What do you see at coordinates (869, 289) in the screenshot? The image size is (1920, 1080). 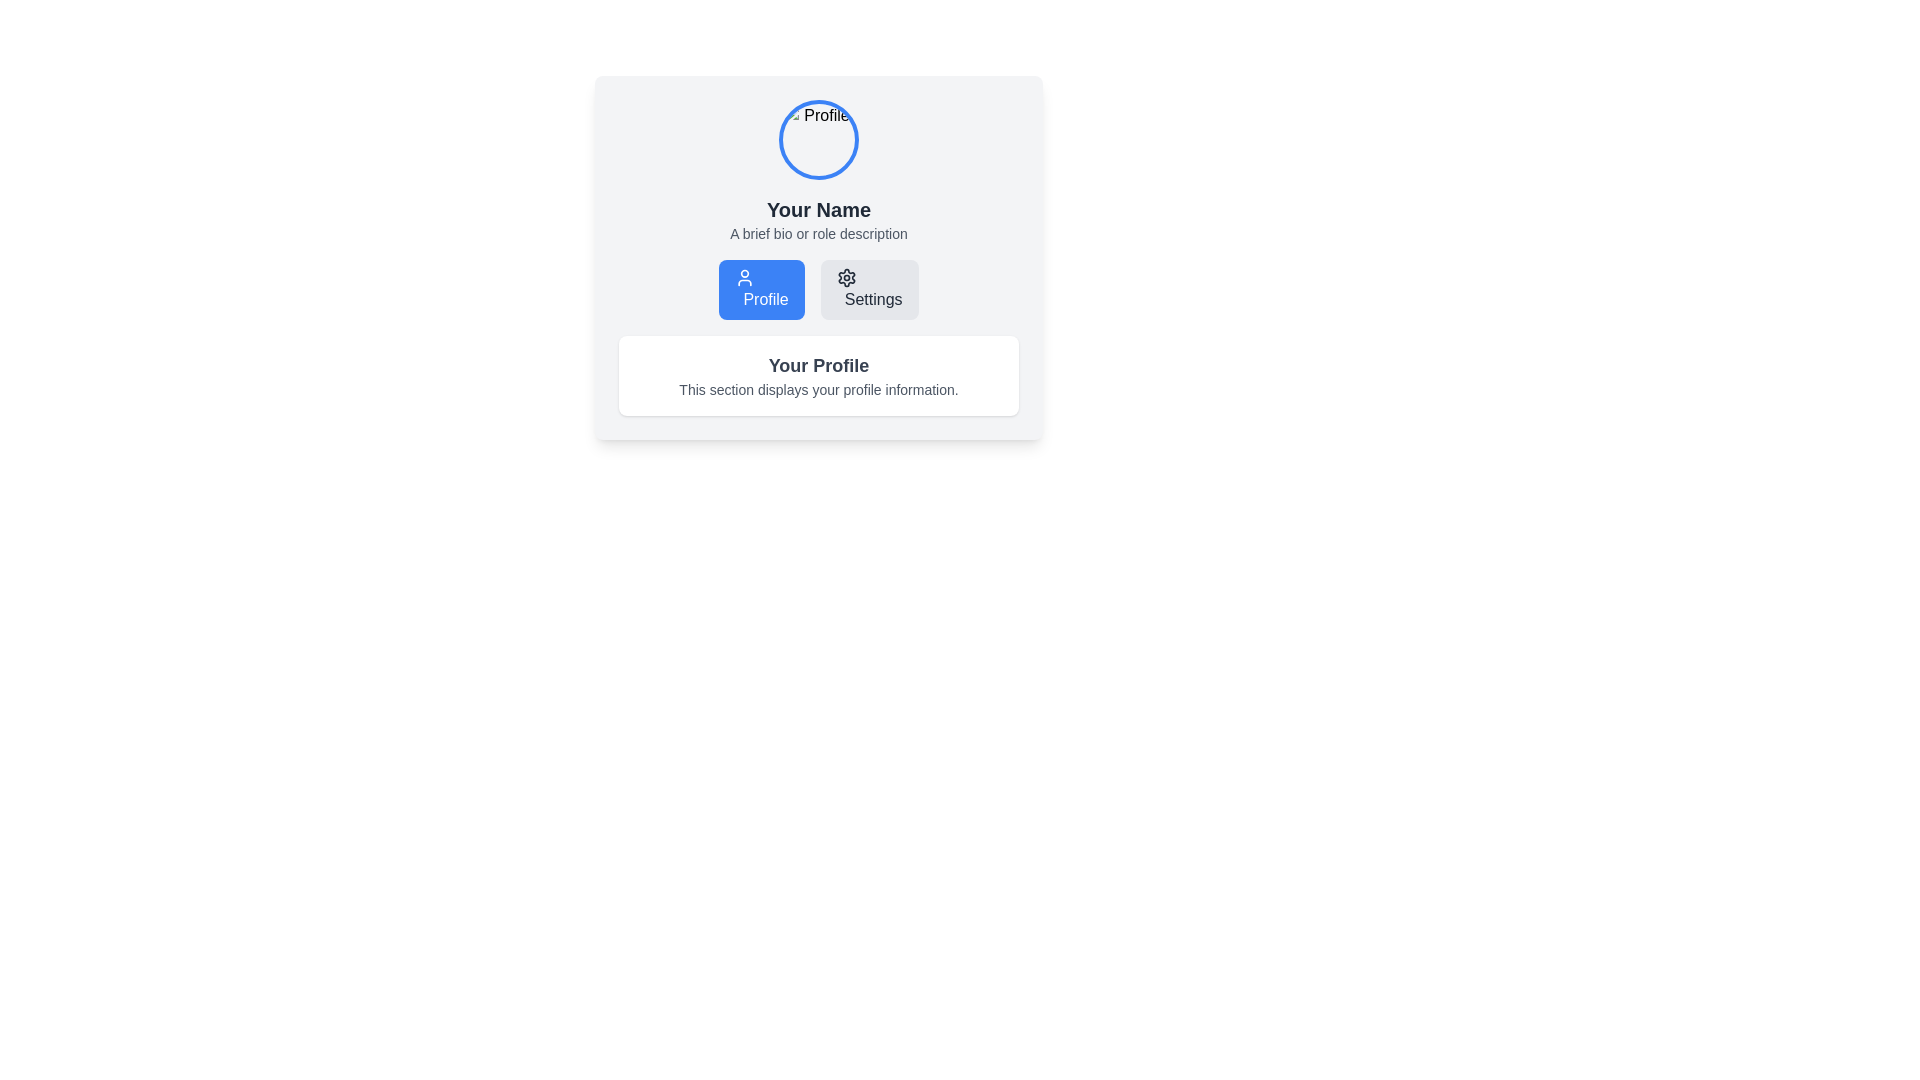 I see `the 'Settings' button, which has a light gray background, dark gray text, and a gear icon, located to the right of the 'Profile' button under the title 'Your Name'` at bounding box center [869, 289].